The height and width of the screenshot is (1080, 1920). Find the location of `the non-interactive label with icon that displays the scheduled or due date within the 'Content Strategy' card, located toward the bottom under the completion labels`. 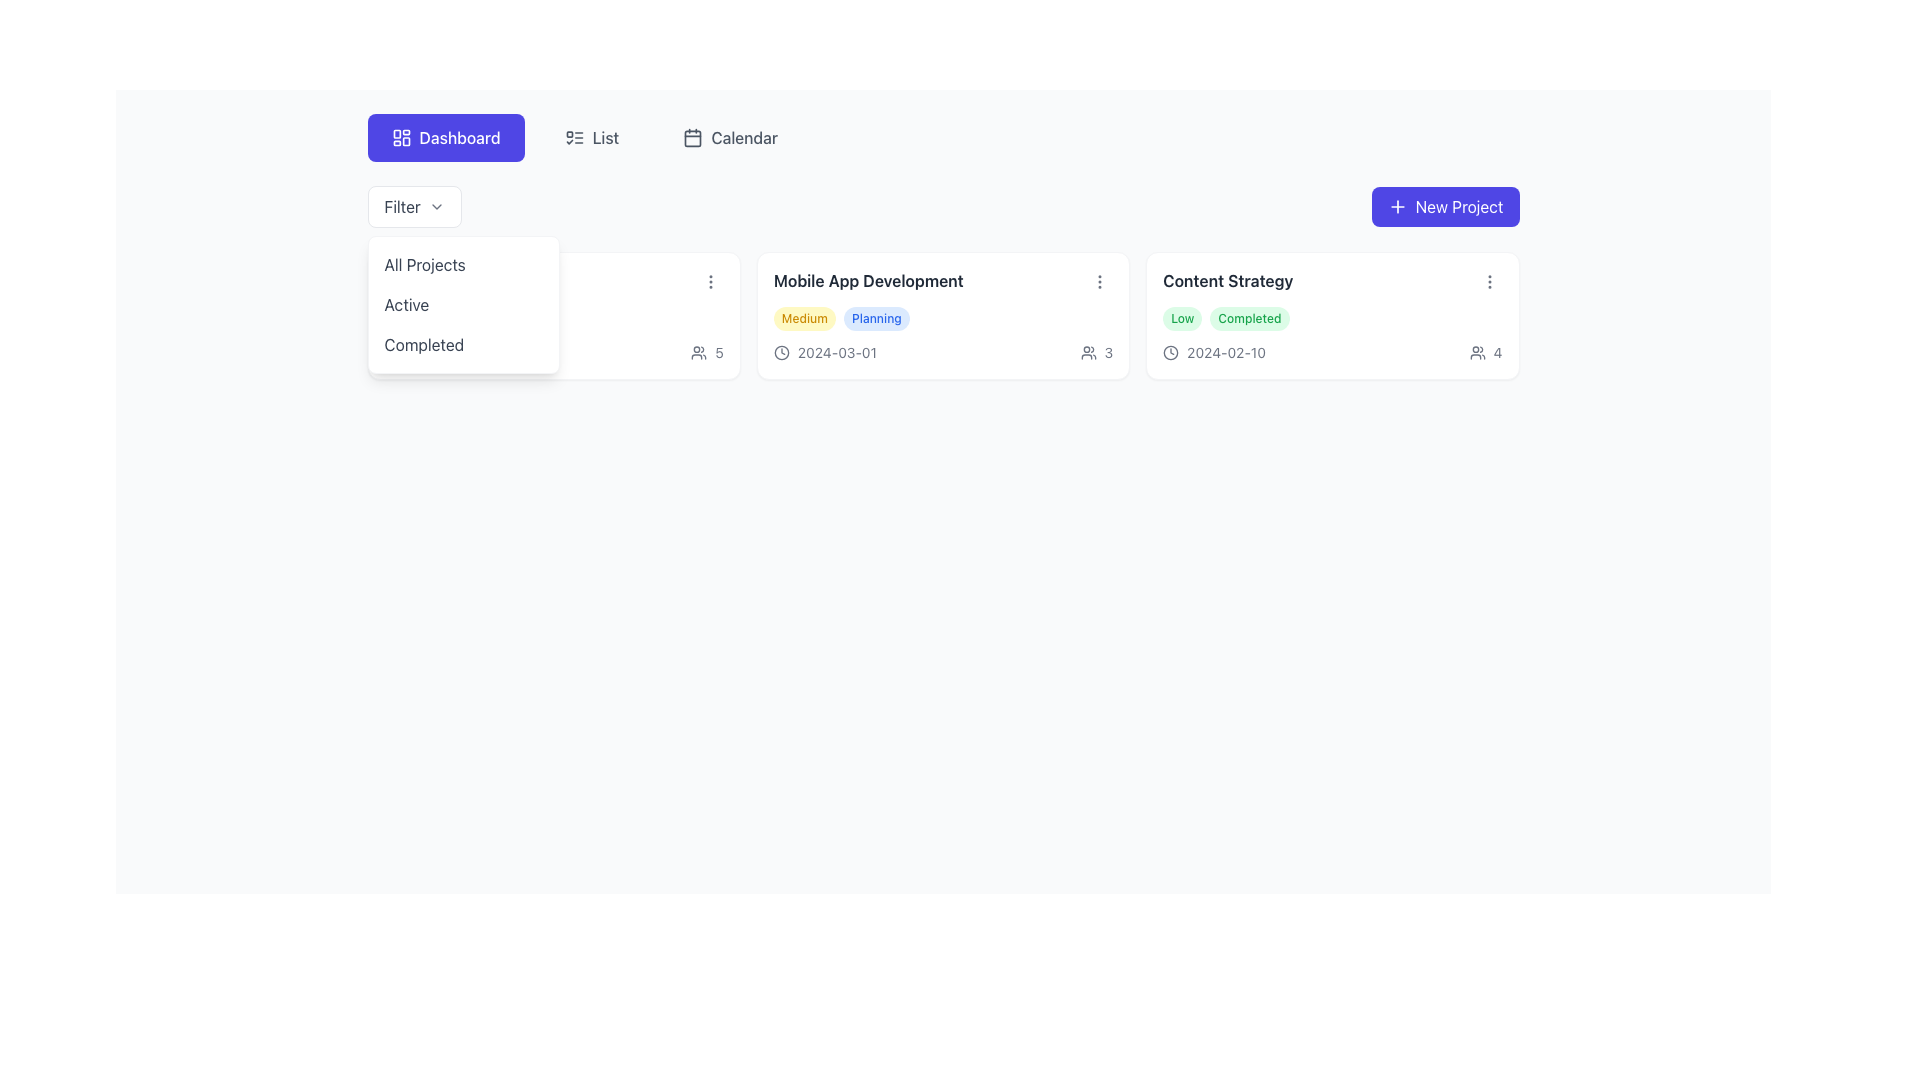

the non-interactive label with icon that displays the scheduled or due date within the 'Content Strategy' card, located toward the bottom under the completion labels is located at coordinates (1213, 352).